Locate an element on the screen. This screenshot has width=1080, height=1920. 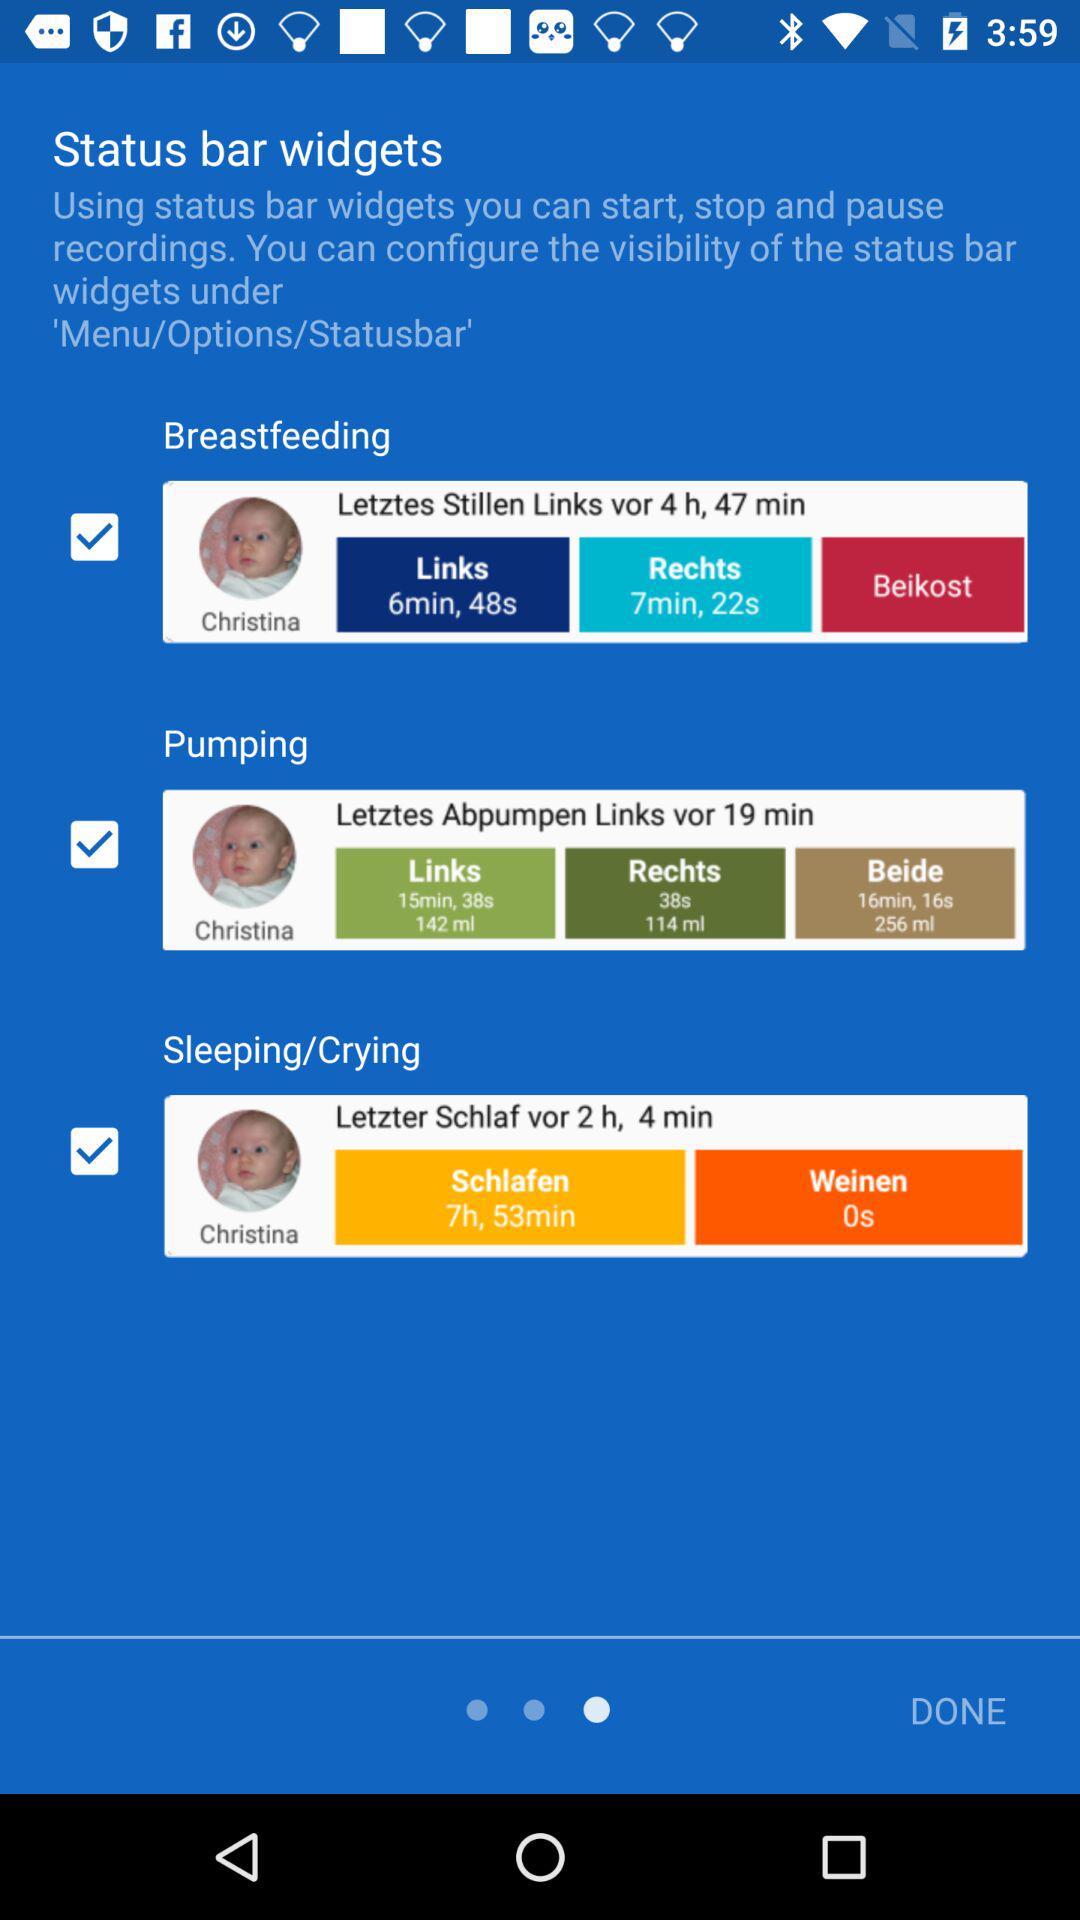
the done item is located at coordinates (943, 1708).